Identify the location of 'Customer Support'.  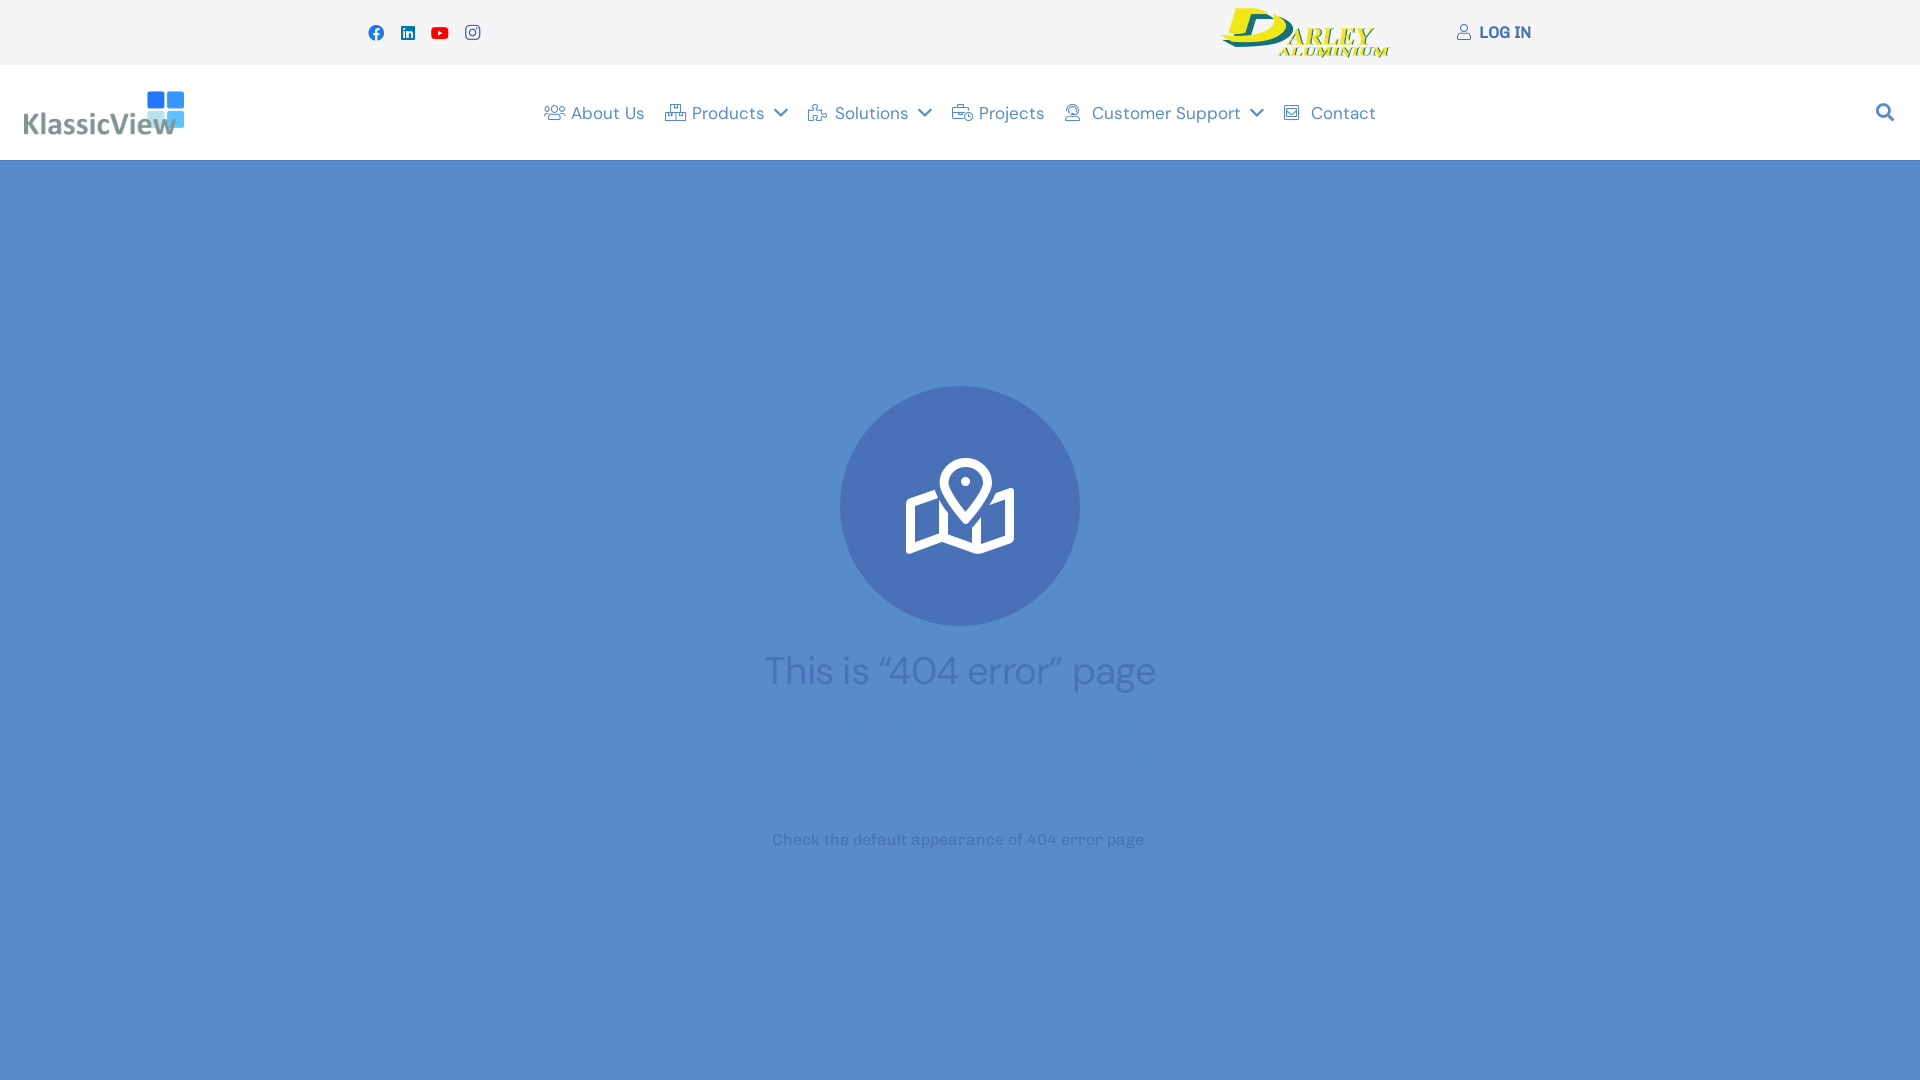
(1164, 112).